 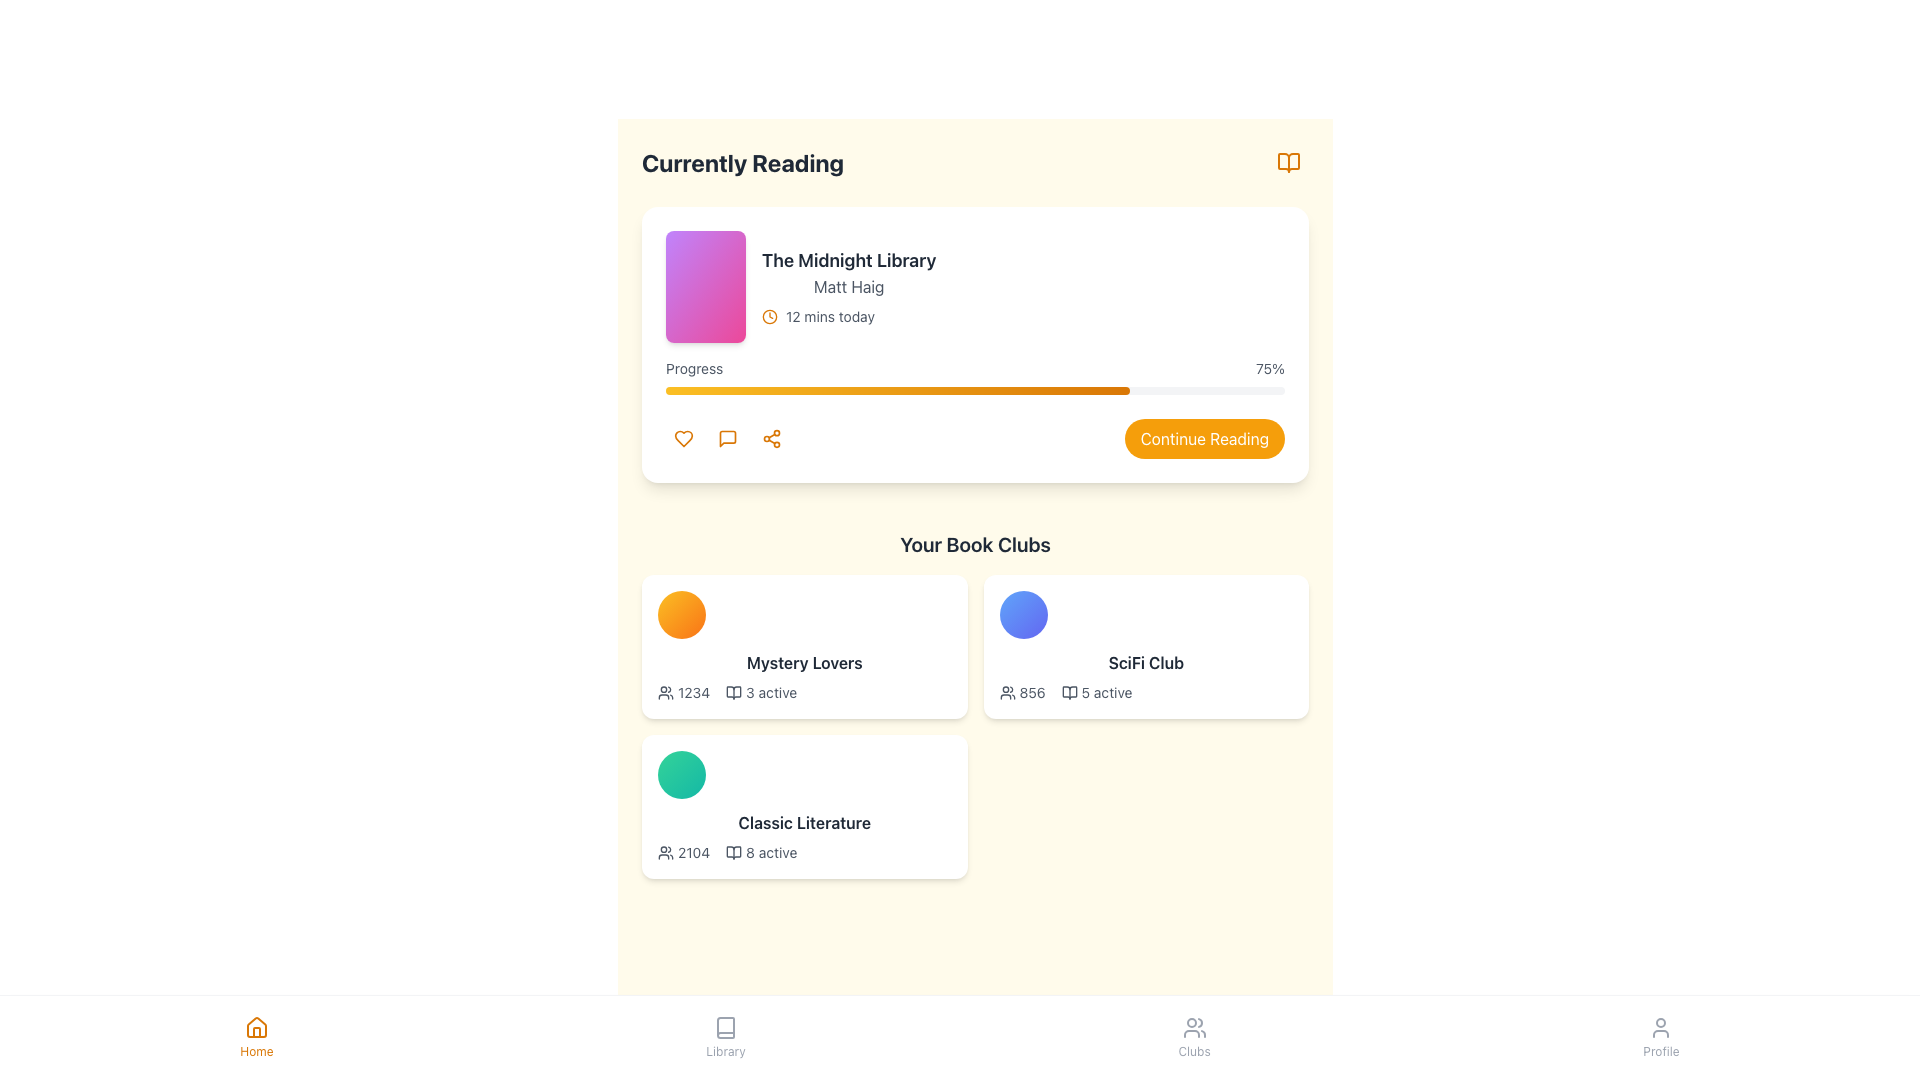 What do you see at coordinates (742, 161) in the screenshot?
I see `the Text header located at the top-left corner of a section header that provides context for currently active reading materials` at bounding box center [742, 161].